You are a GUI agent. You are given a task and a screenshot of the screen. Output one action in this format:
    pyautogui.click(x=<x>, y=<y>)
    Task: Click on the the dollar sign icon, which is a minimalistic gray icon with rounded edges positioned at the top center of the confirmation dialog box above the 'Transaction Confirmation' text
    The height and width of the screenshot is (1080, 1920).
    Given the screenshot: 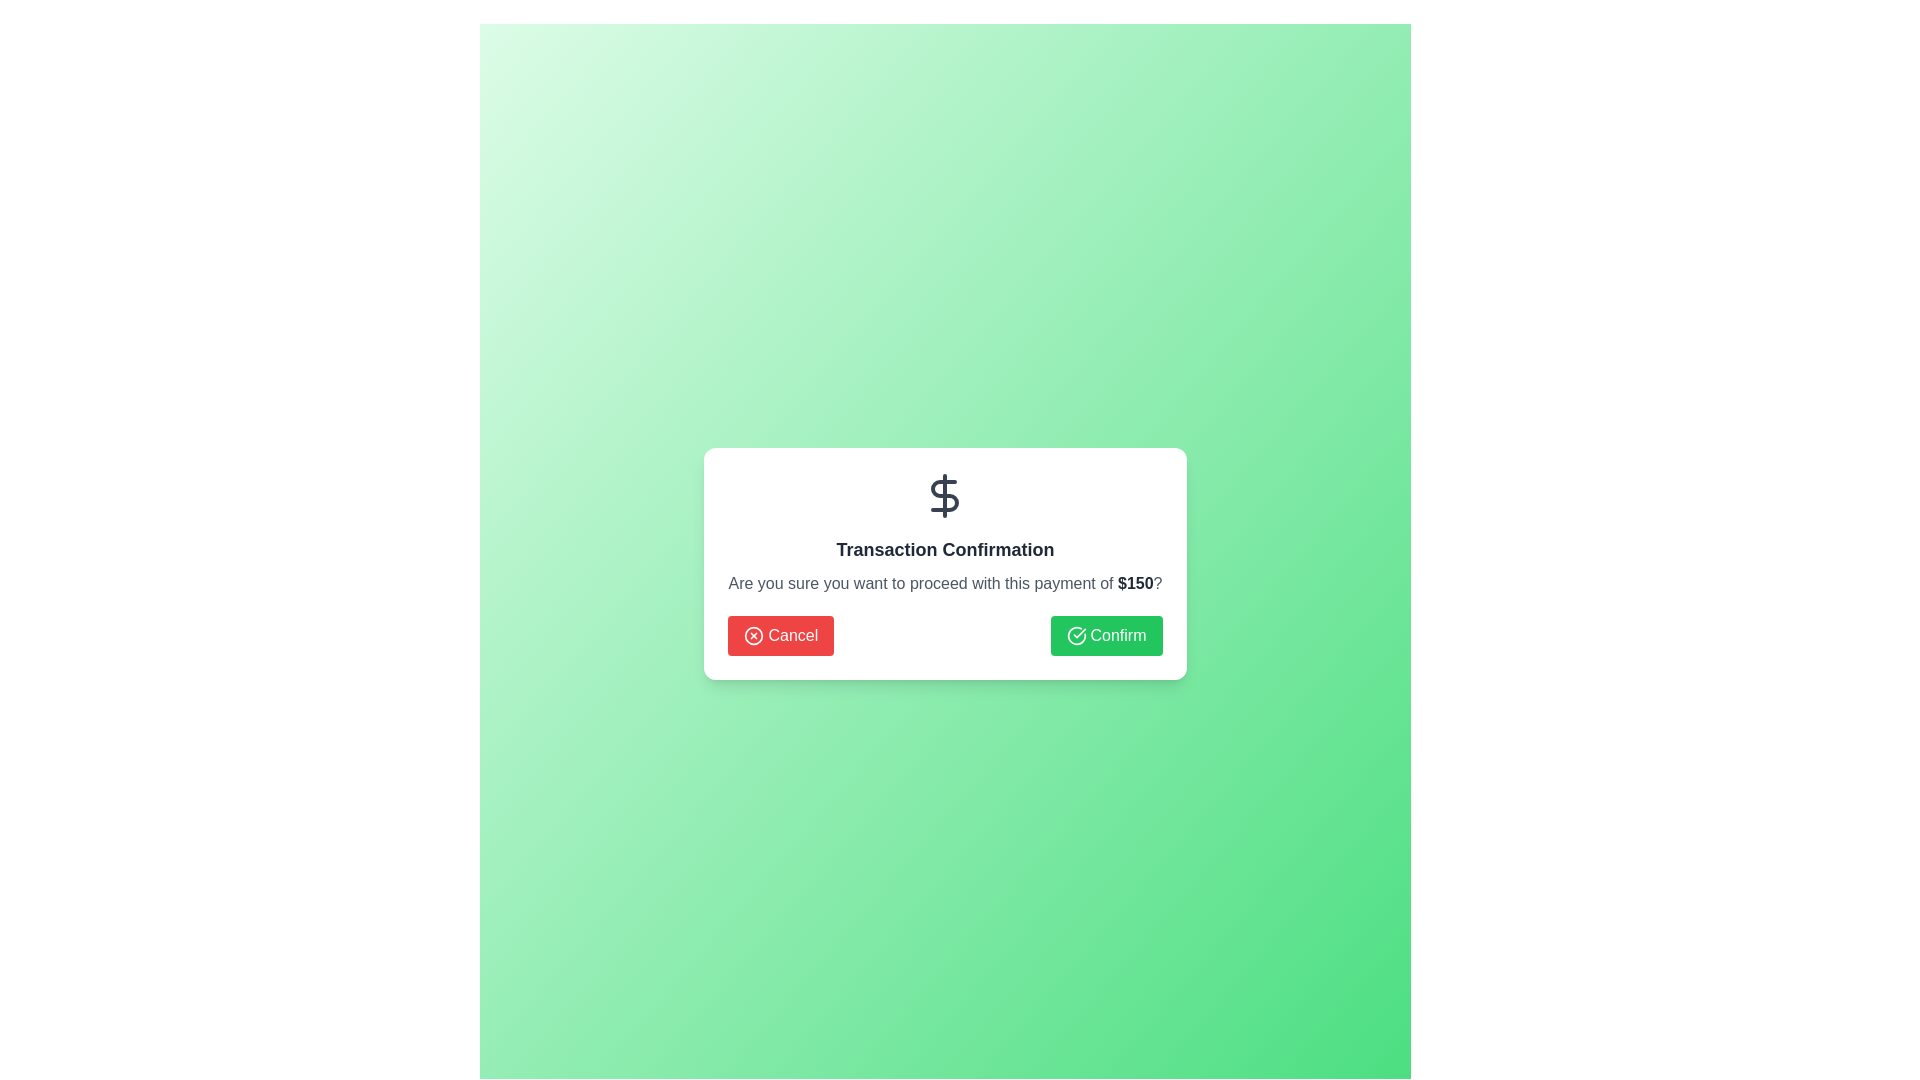 What is the action you would take?
    pyautogui.click(x=944, y=495)
    